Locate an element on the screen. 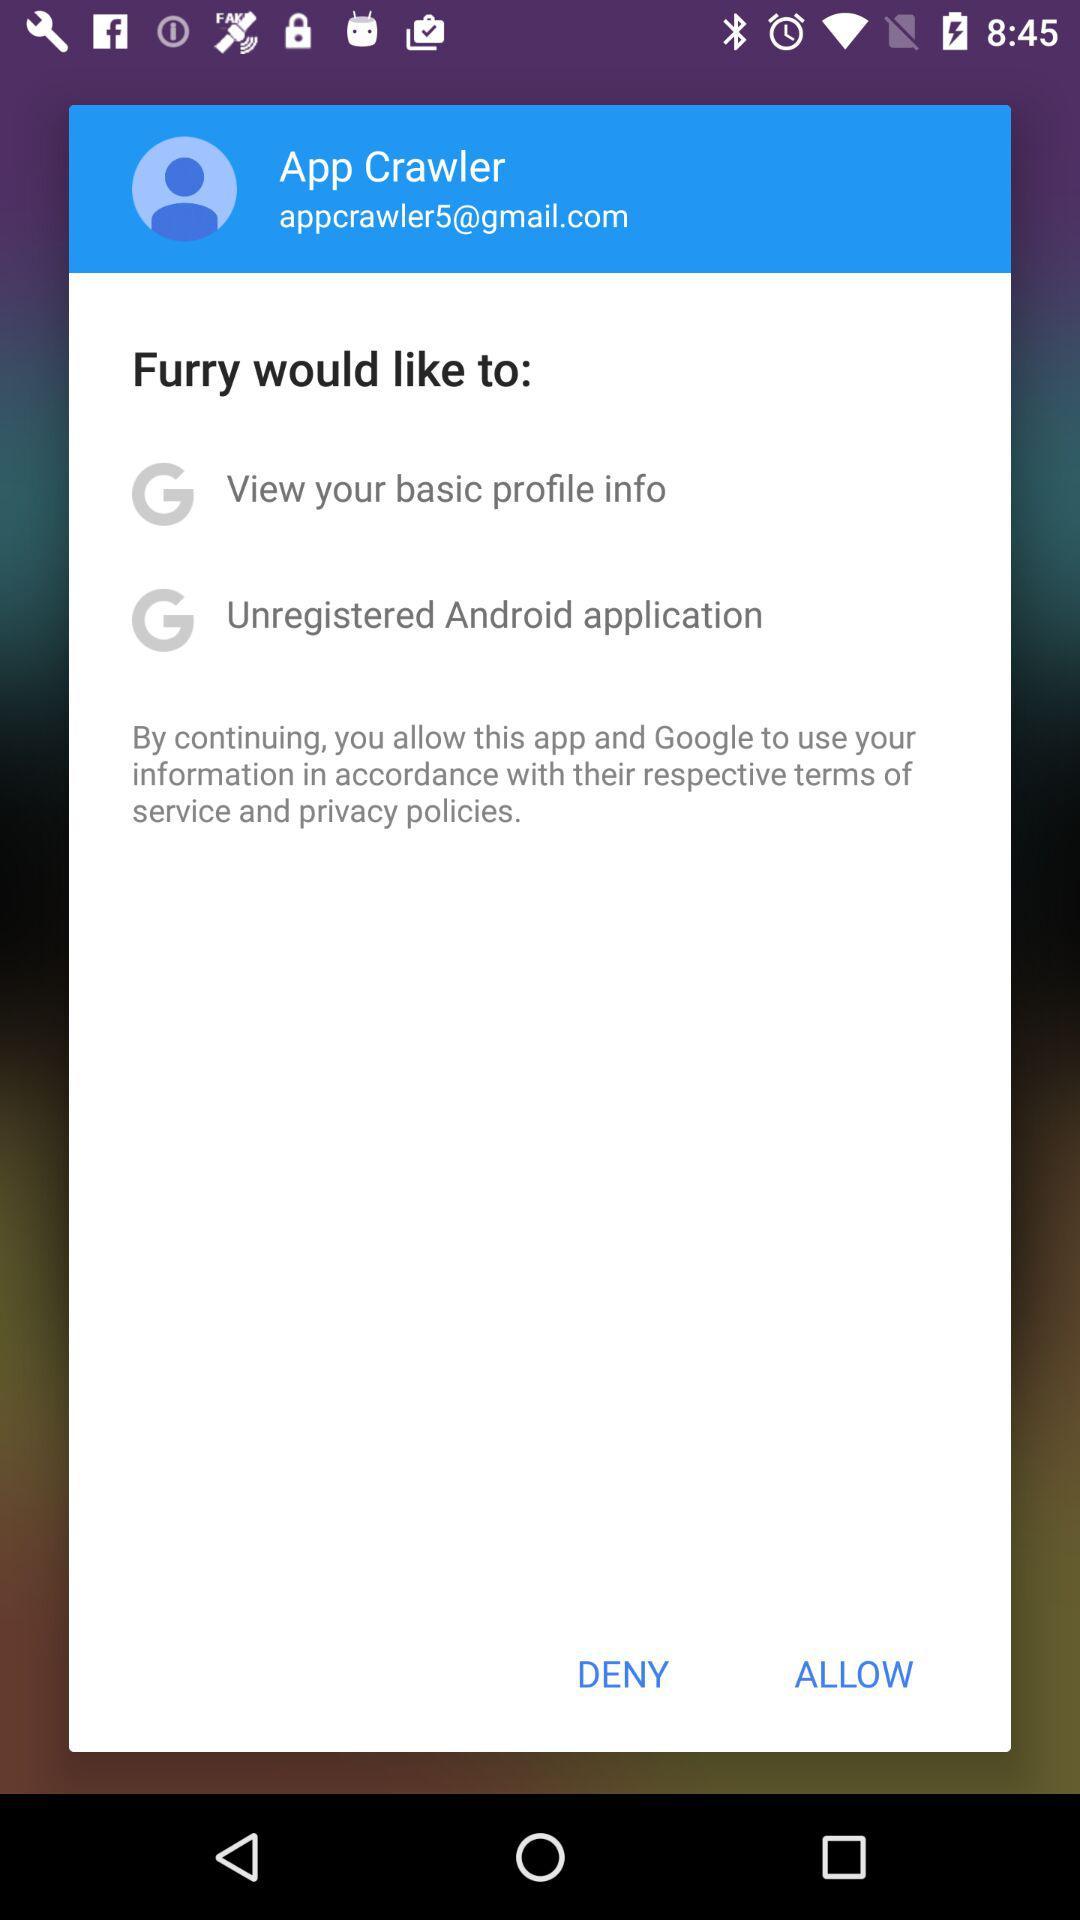  the item at the bottom is located at coordinates (621, 1673).